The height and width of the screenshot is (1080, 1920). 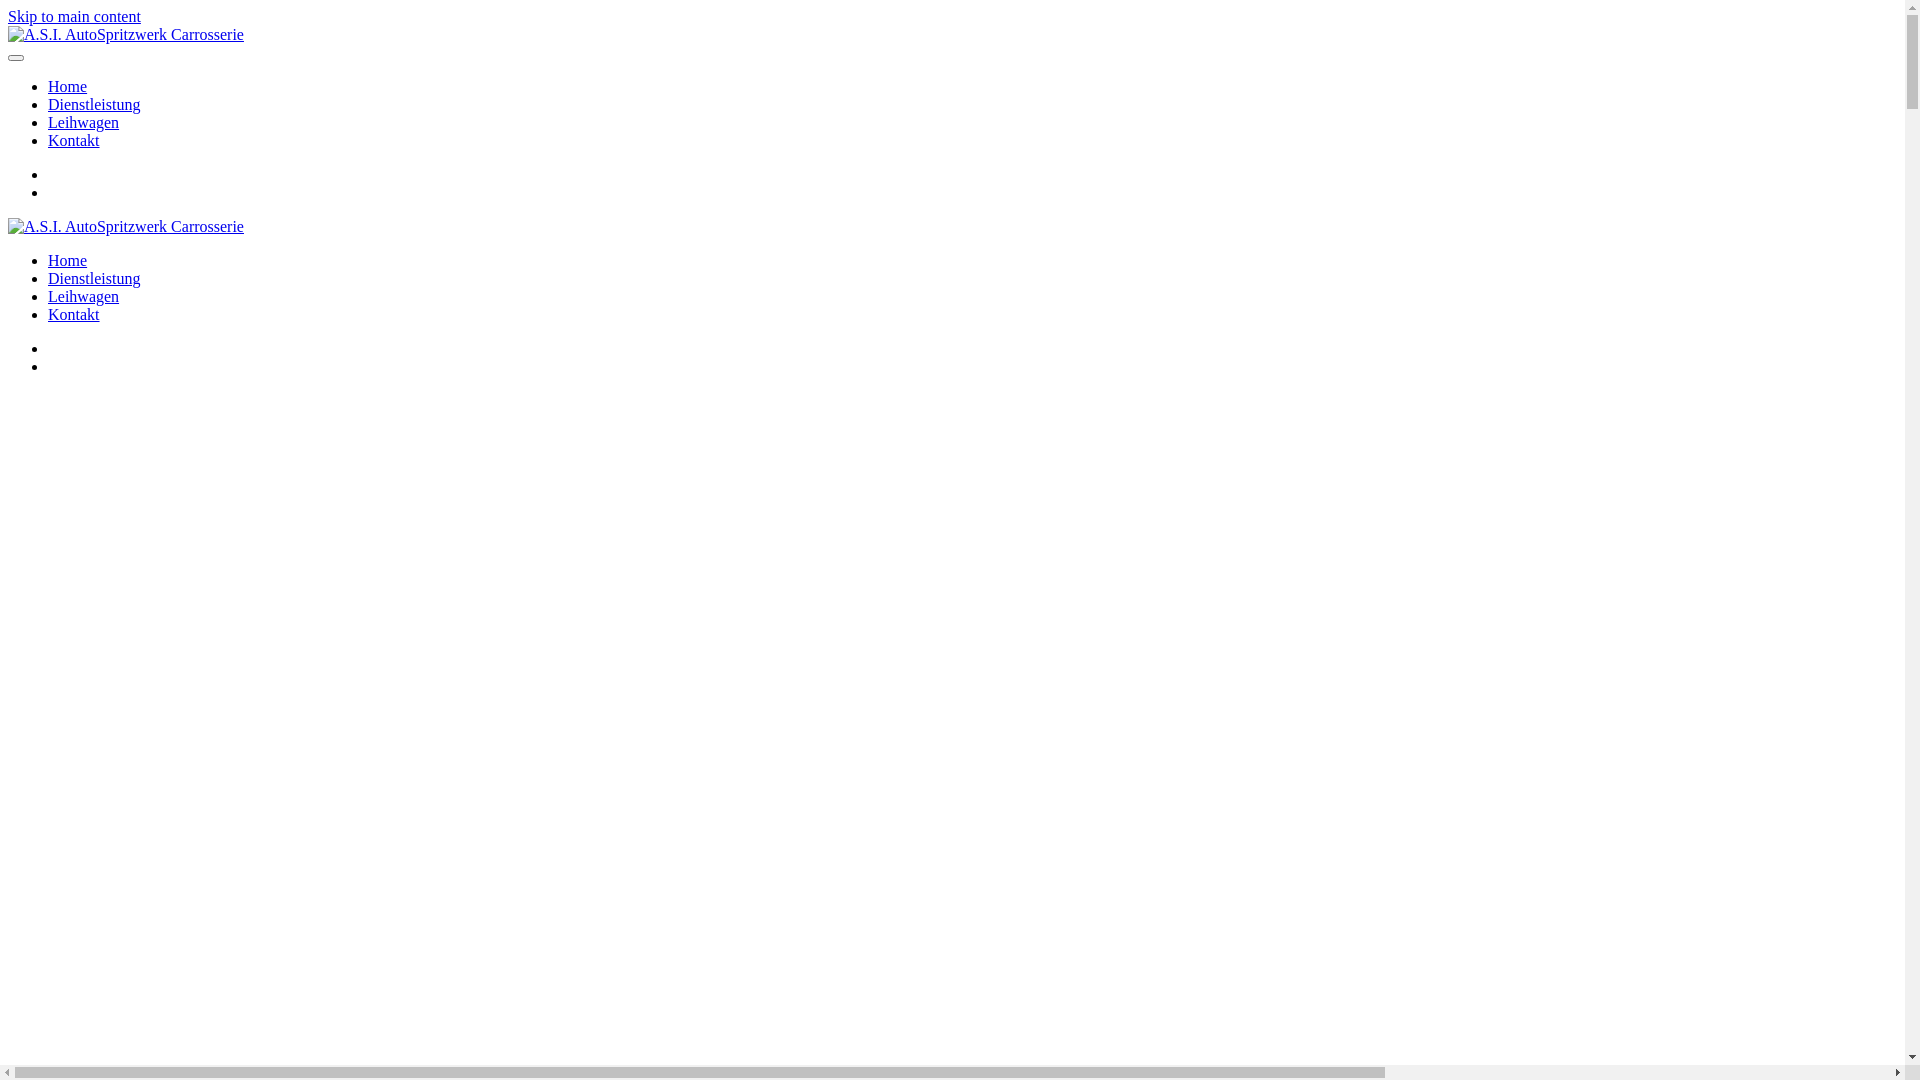 I want to click on 'Kontakt', so click(x=73, y=314).